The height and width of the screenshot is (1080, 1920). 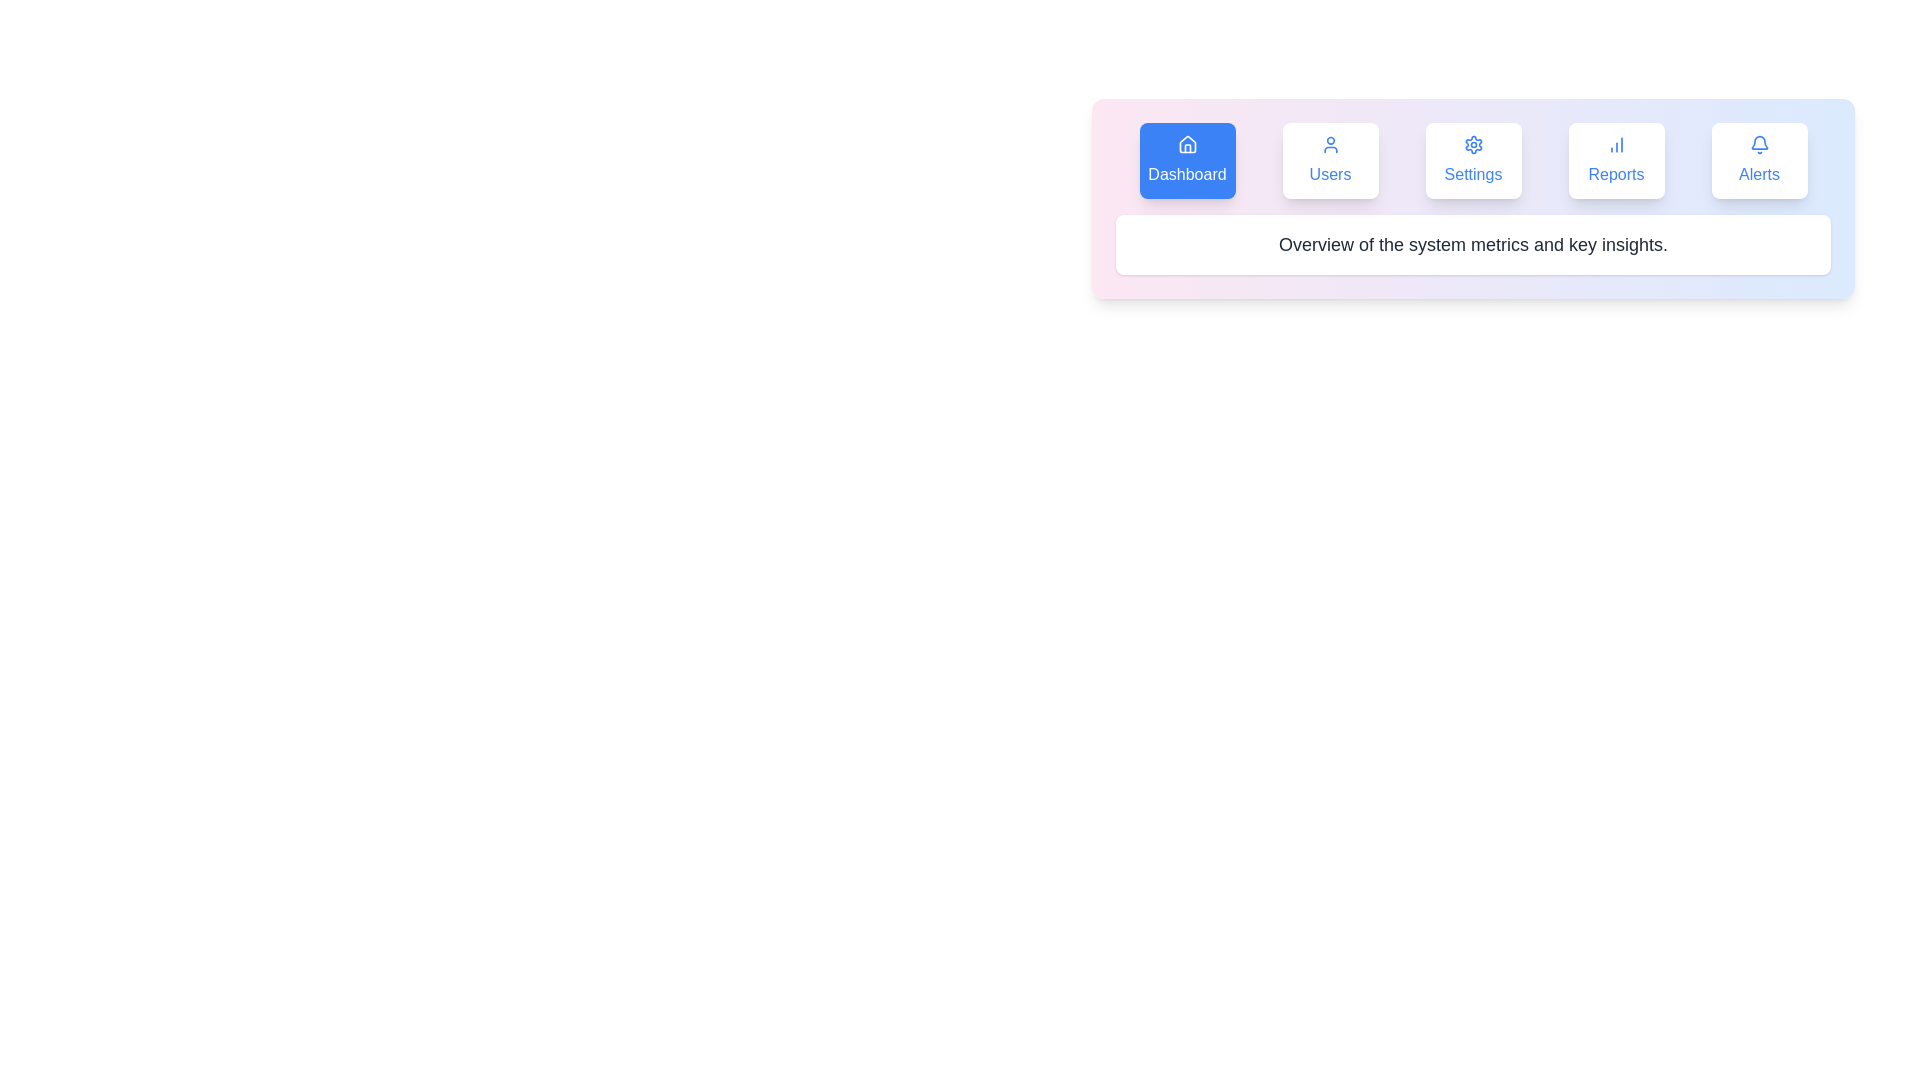 I want to click on the 'Settings' text label, which is styled in blue and positioned beneath the settings cogwheel icon in the navigation interface, so click(x=1473, y=173).